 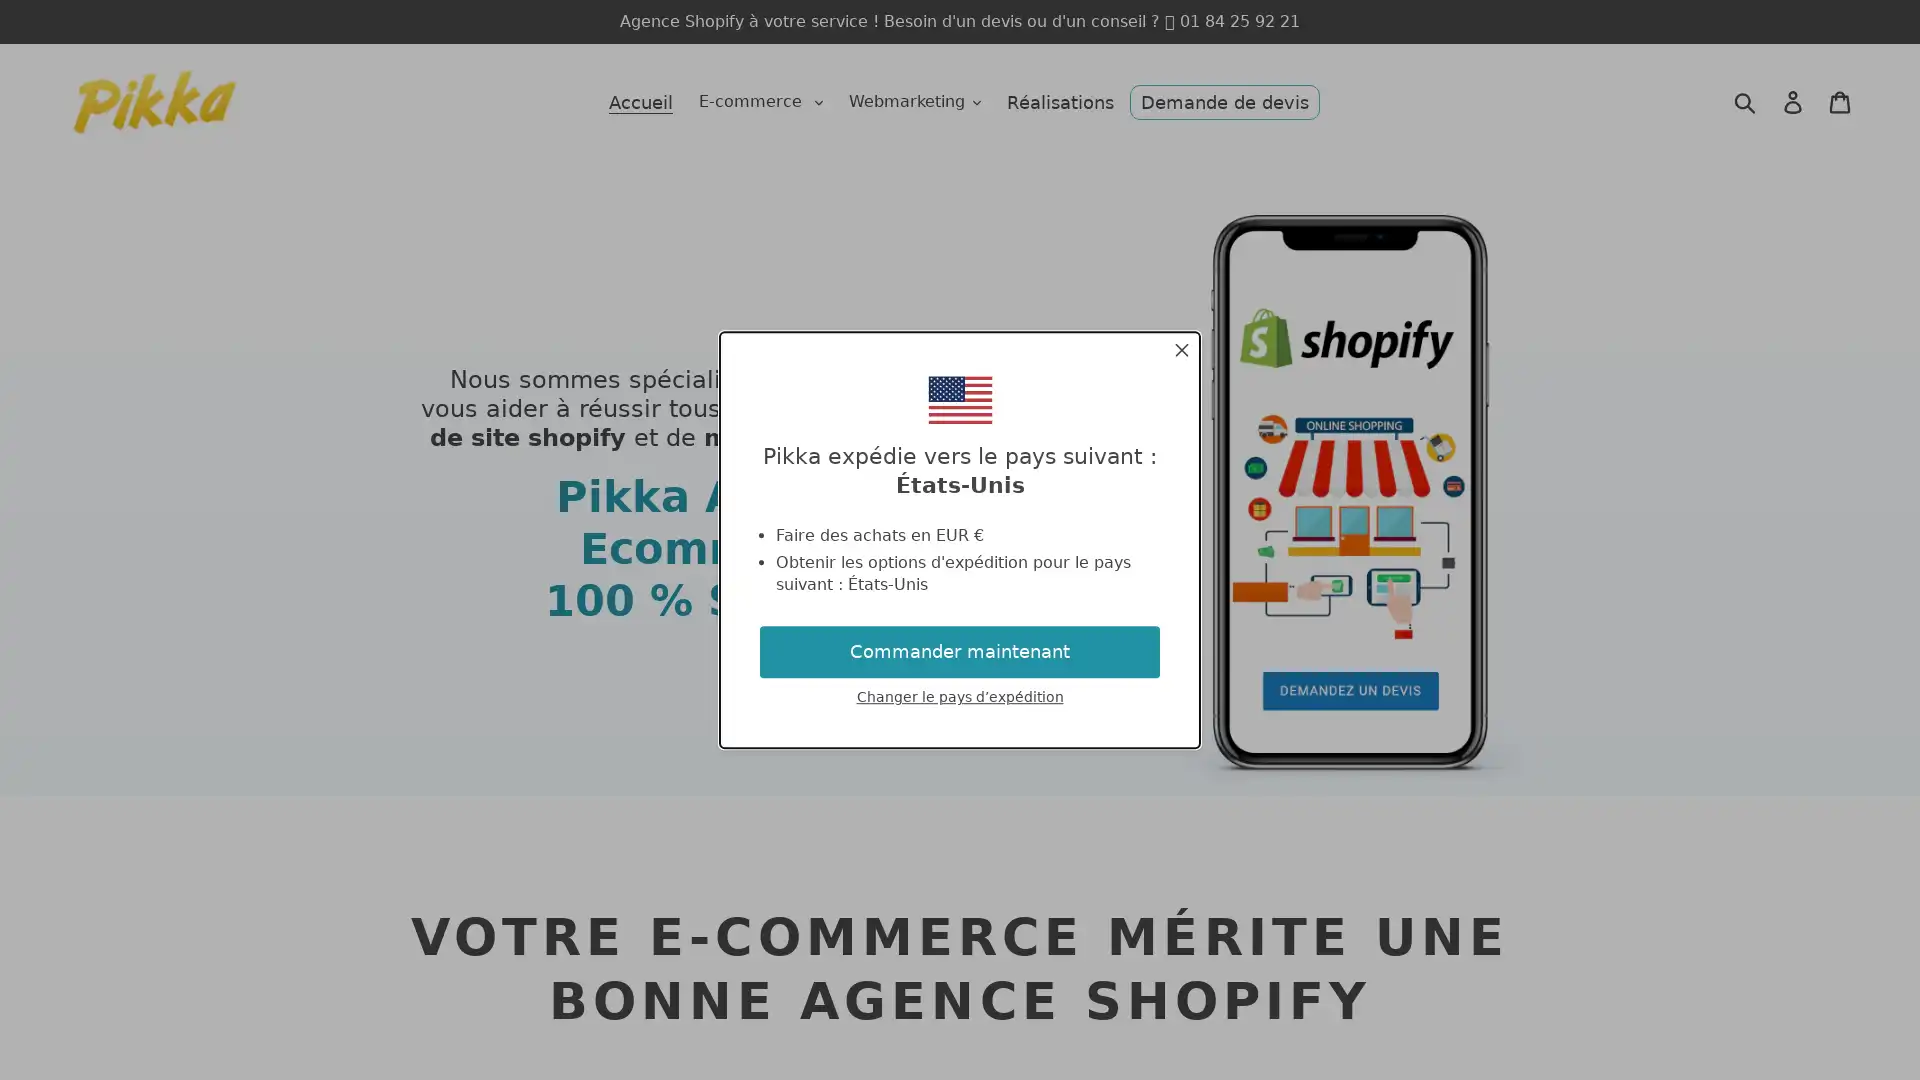 What do you see at coordinates (914, 101) in the screenshot?
I see `Webmarketing` at bounding box center [914, 101].